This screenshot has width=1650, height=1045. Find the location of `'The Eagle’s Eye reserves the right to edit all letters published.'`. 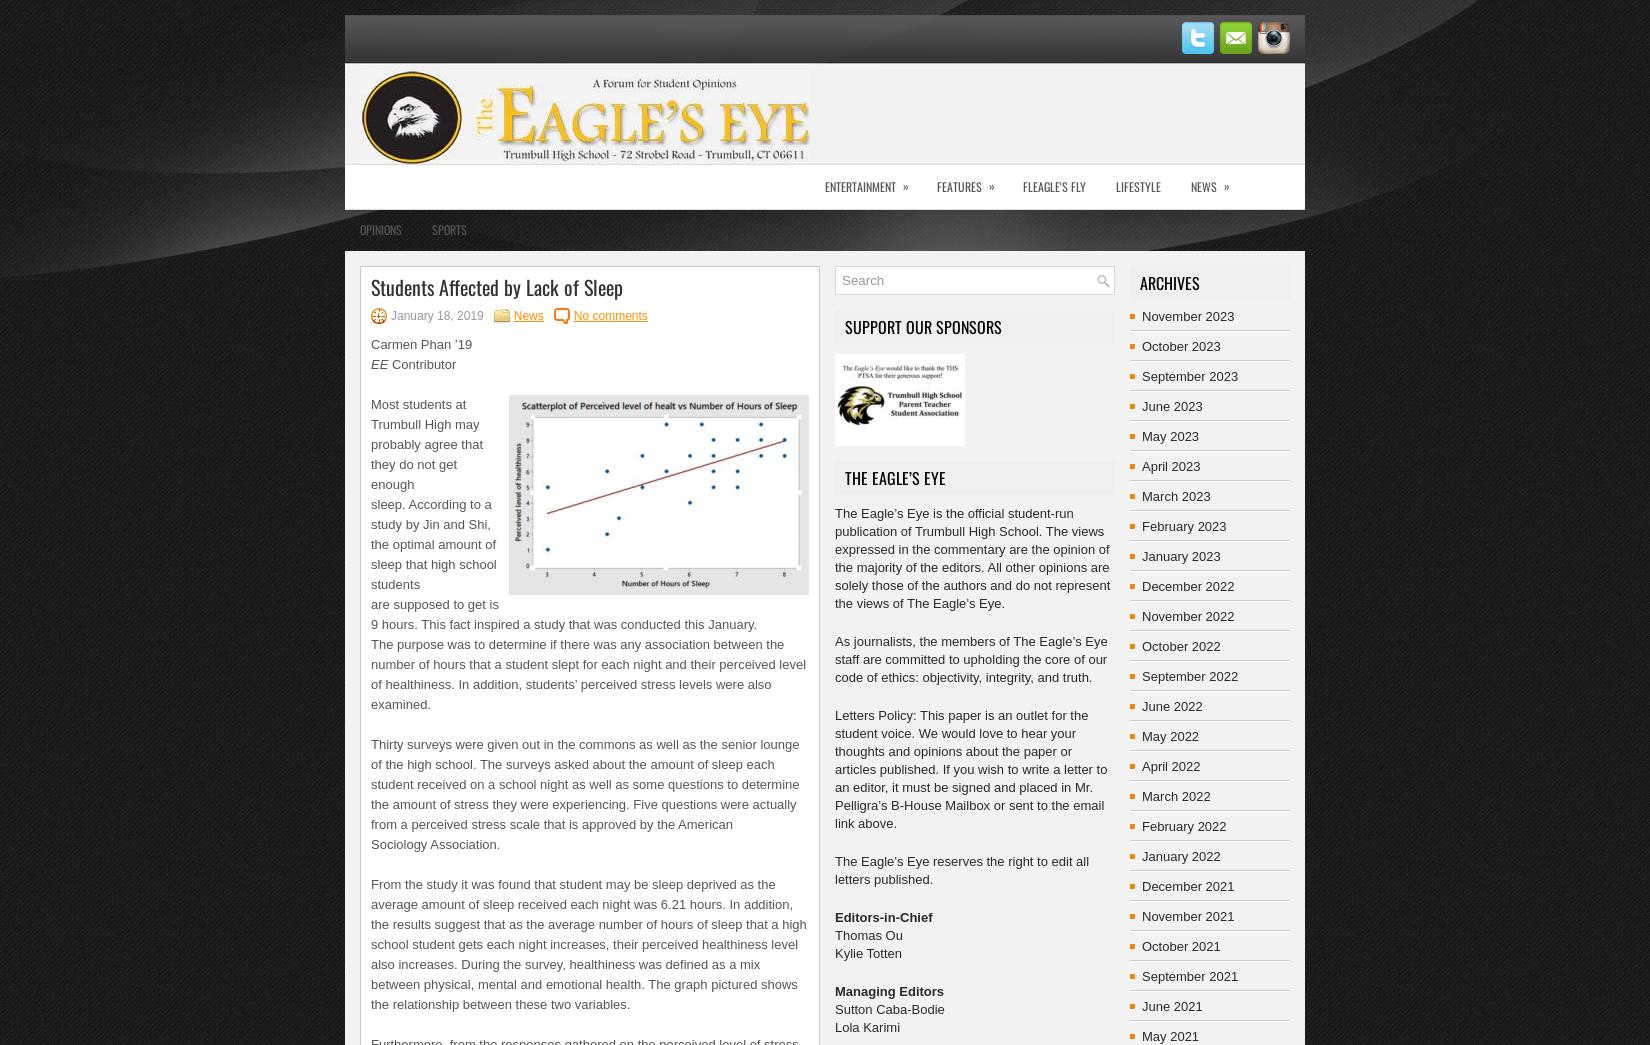

'The Eagle’s Eye reserves the right to edit all letters published.' is located at coordinates (961, 869).